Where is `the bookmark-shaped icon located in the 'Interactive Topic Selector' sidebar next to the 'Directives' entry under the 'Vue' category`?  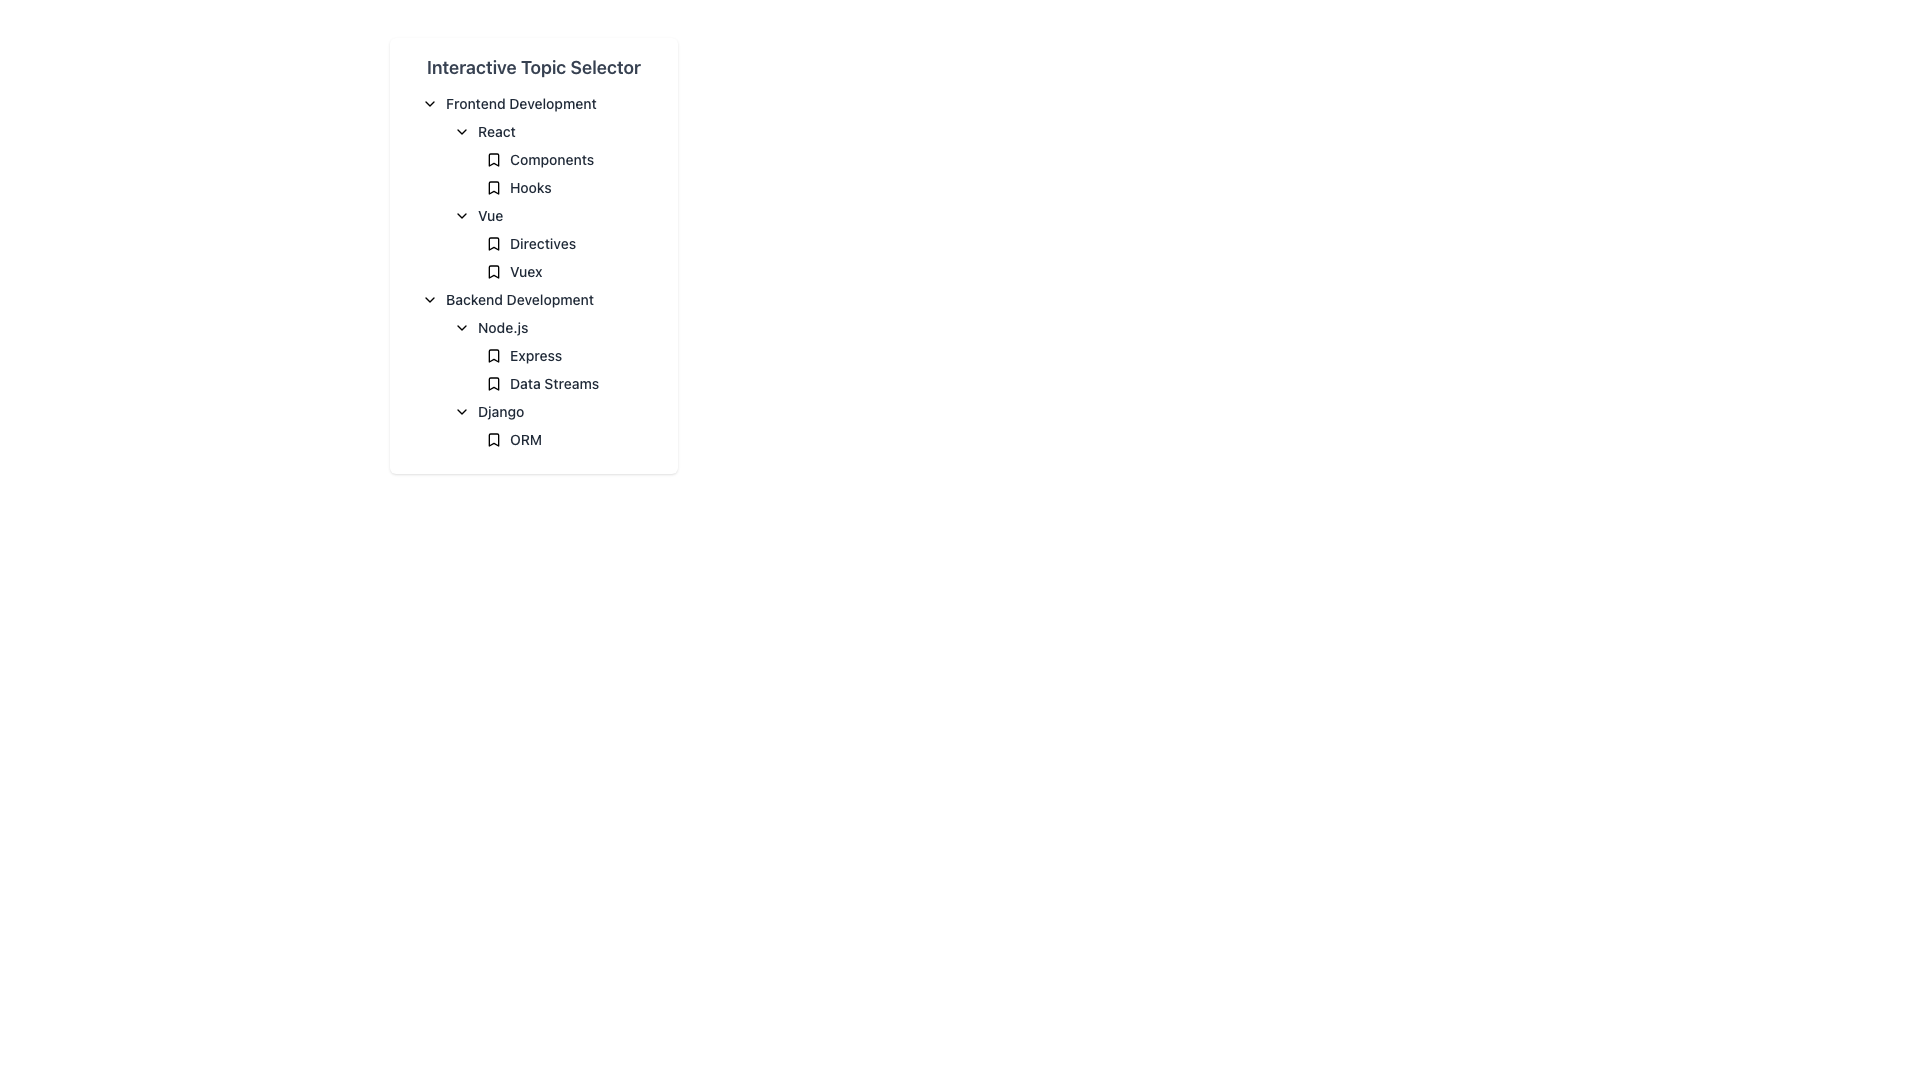 the bookmark-shaped icon located in the 'Interactive Topic Selector' sidebar next to the 'Directives' entry under the 'Vue' category is located at coordinates (494, 242).